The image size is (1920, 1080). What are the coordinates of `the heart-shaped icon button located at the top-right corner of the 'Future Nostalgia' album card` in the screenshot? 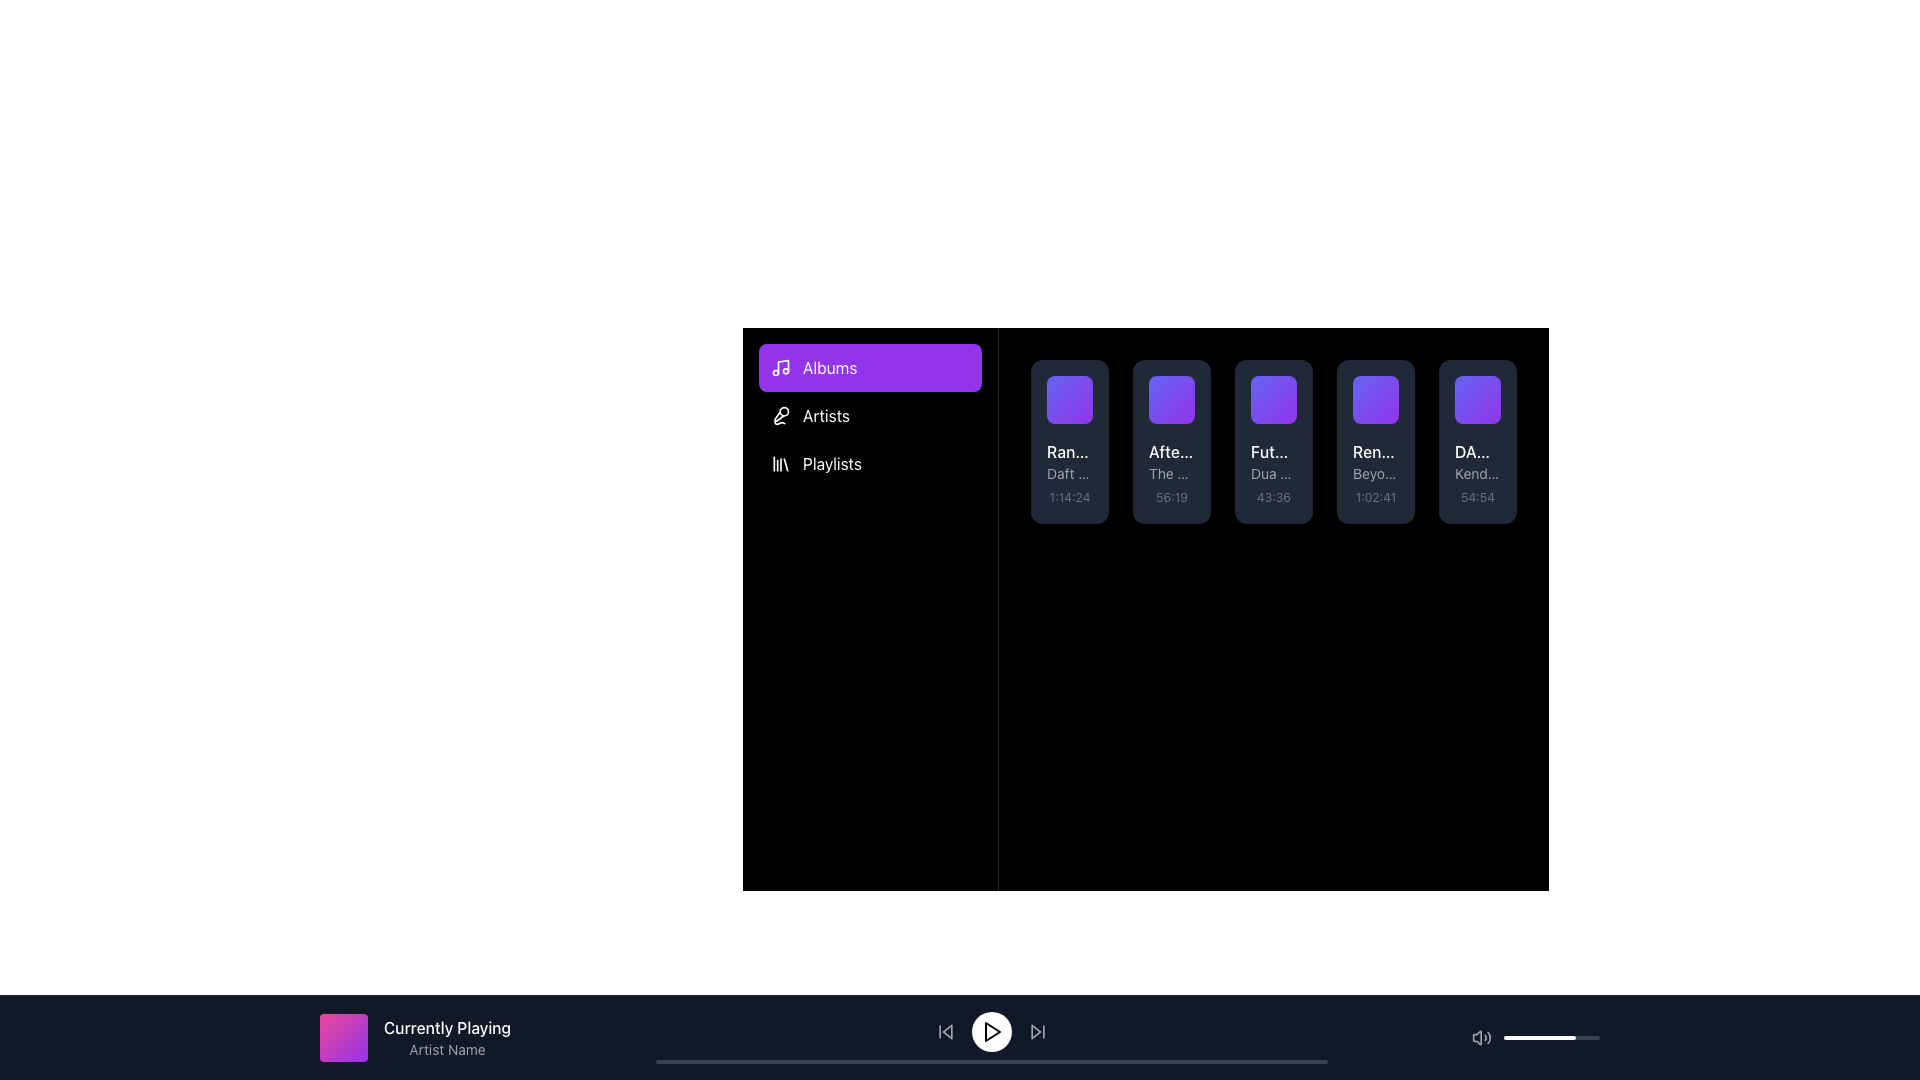 It's located at (1285, 388).